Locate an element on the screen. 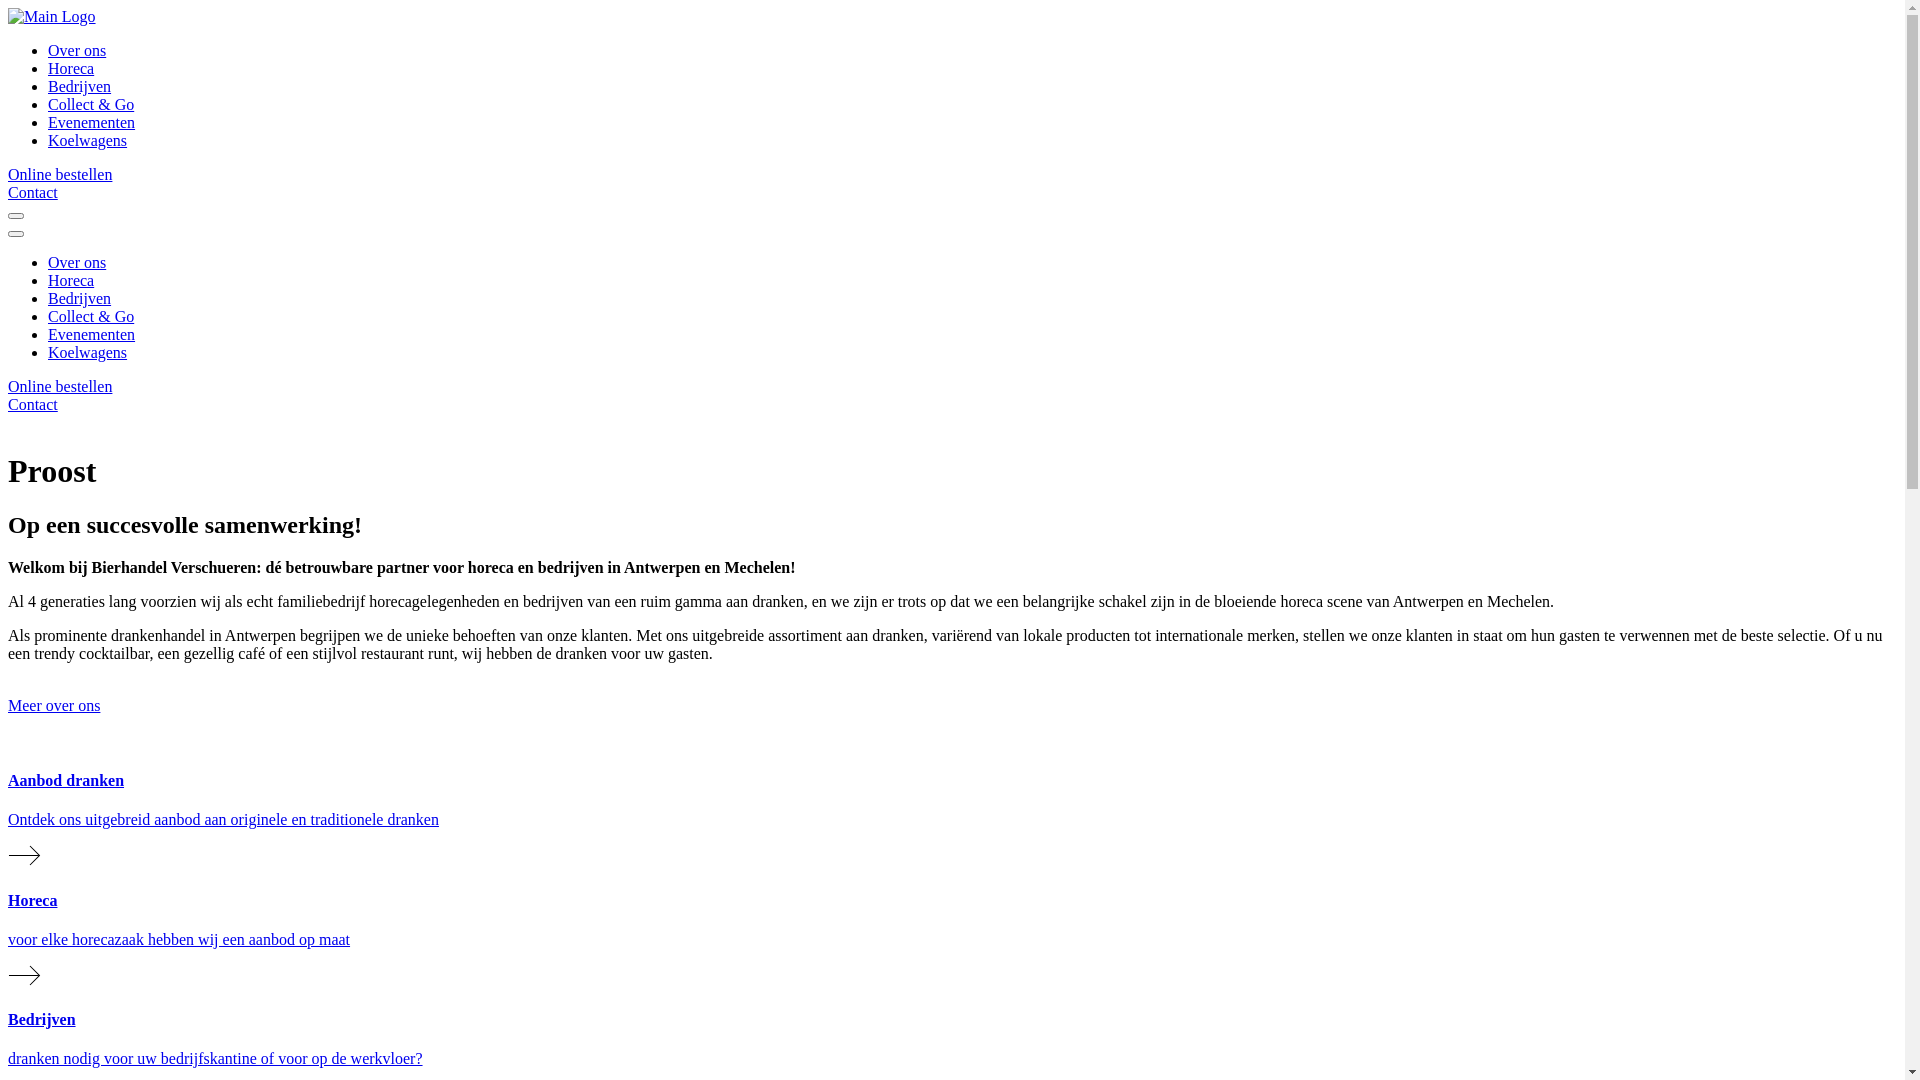  'Horeca' is located at coordinates (48, 67).